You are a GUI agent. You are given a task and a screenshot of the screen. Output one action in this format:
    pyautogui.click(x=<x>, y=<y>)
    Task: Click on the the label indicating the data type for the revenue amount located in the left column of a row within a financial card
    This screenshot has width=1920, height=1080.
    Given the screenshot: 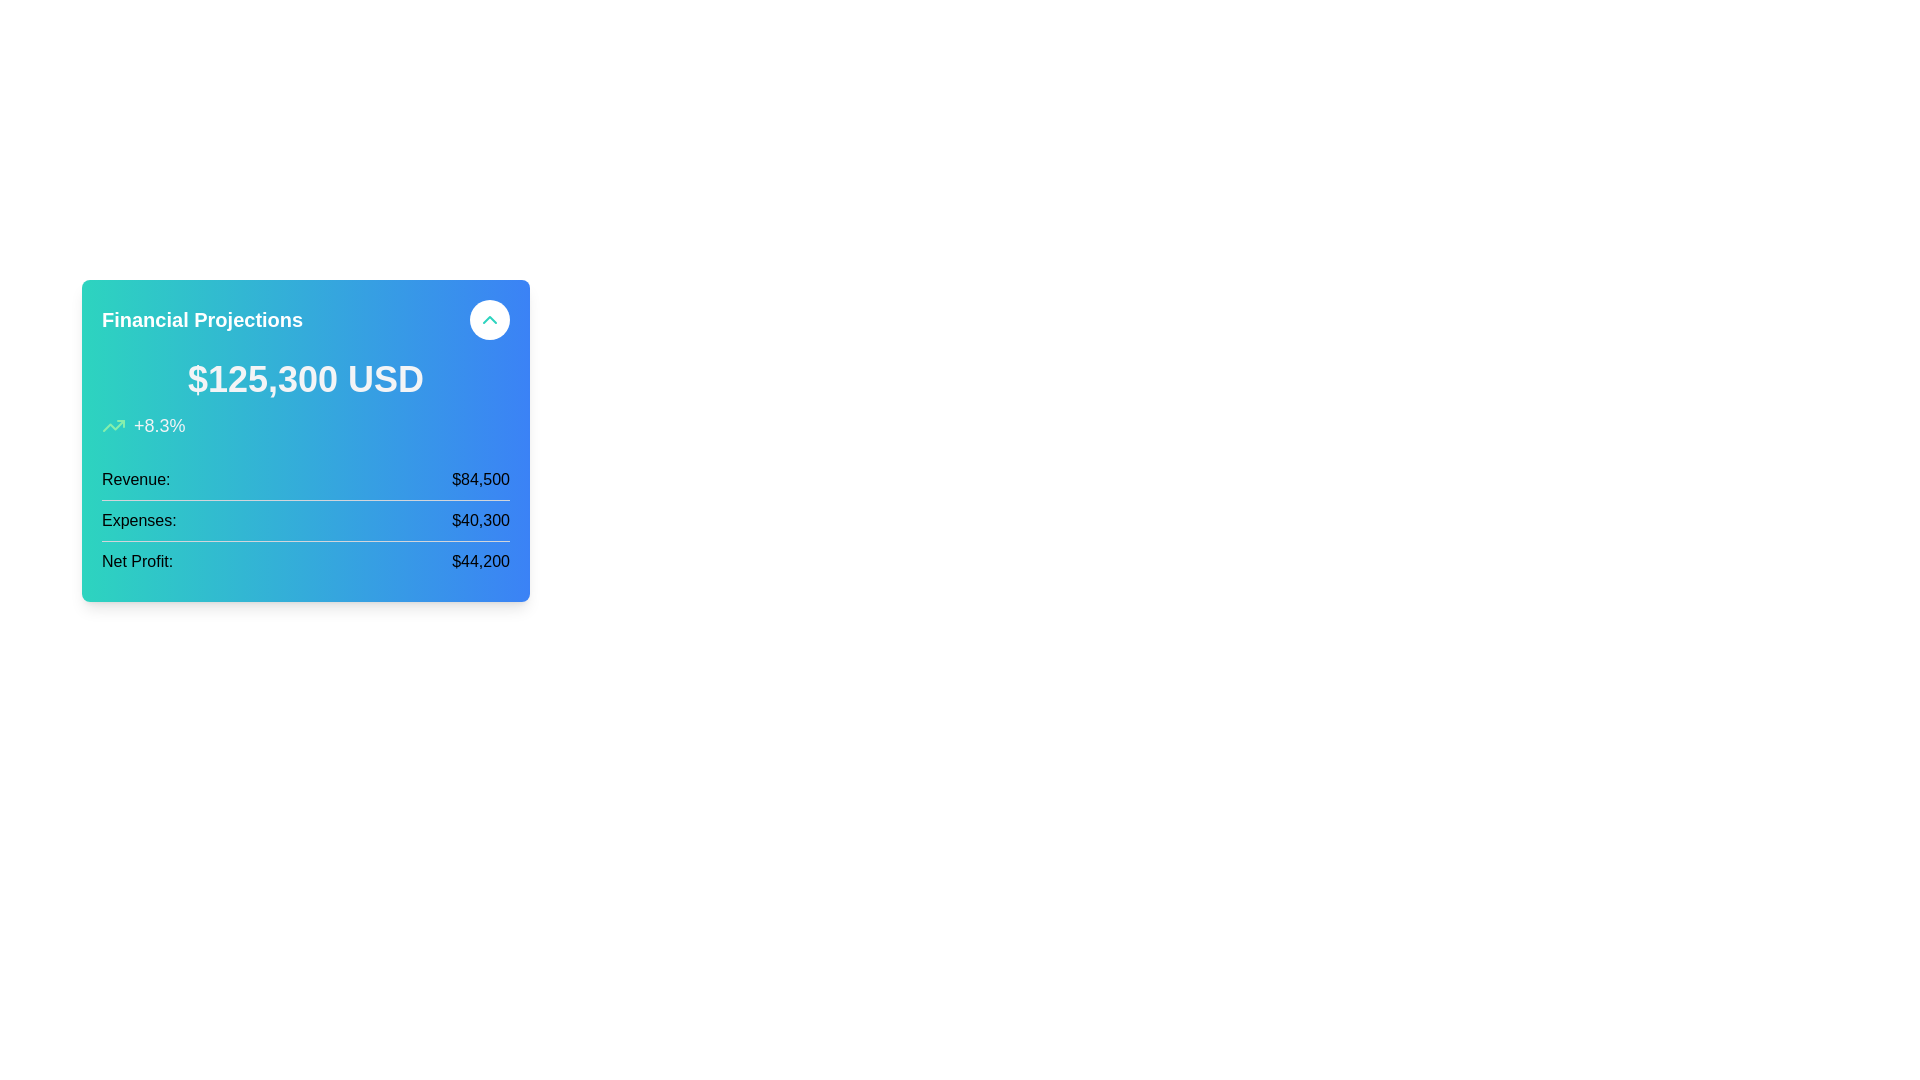 What is the action you would take?
    pyautogui.click(x=135, y=479)
    